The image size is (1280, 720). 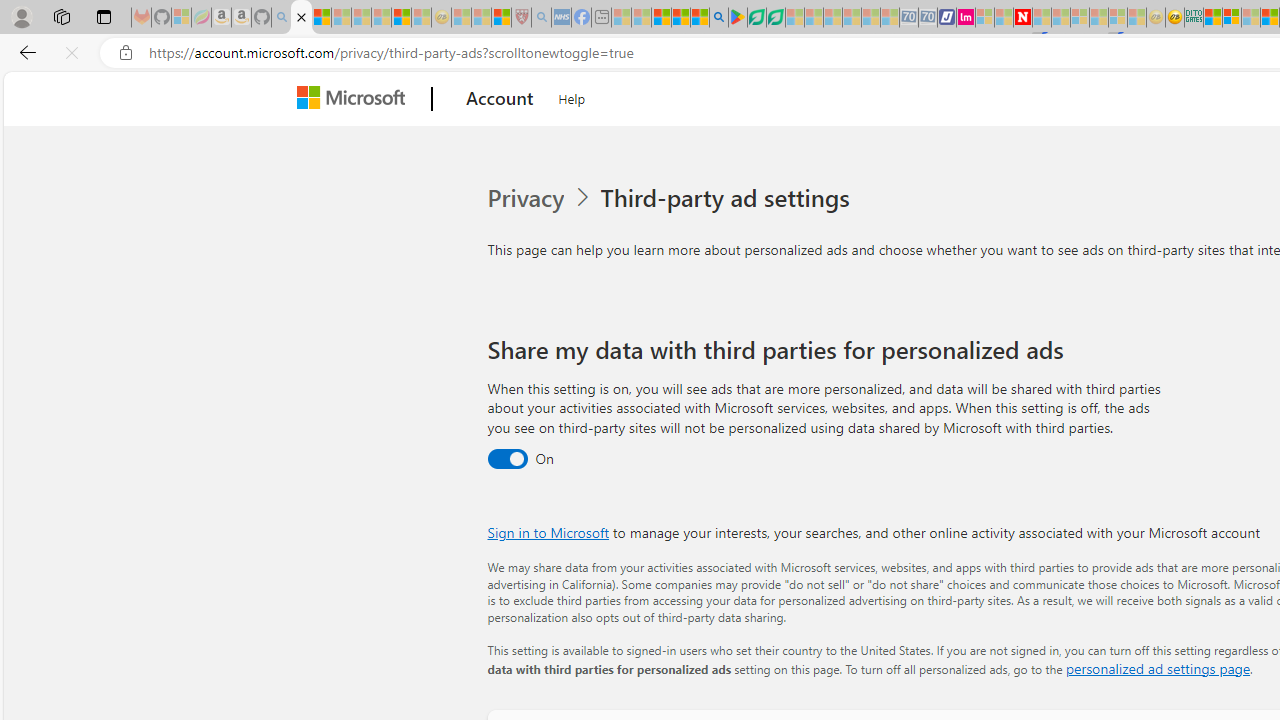 What do you see at coordinates (736, 17) in the screenshot?
I see `'Bluey: Let'` at bounding box center [736, 17].